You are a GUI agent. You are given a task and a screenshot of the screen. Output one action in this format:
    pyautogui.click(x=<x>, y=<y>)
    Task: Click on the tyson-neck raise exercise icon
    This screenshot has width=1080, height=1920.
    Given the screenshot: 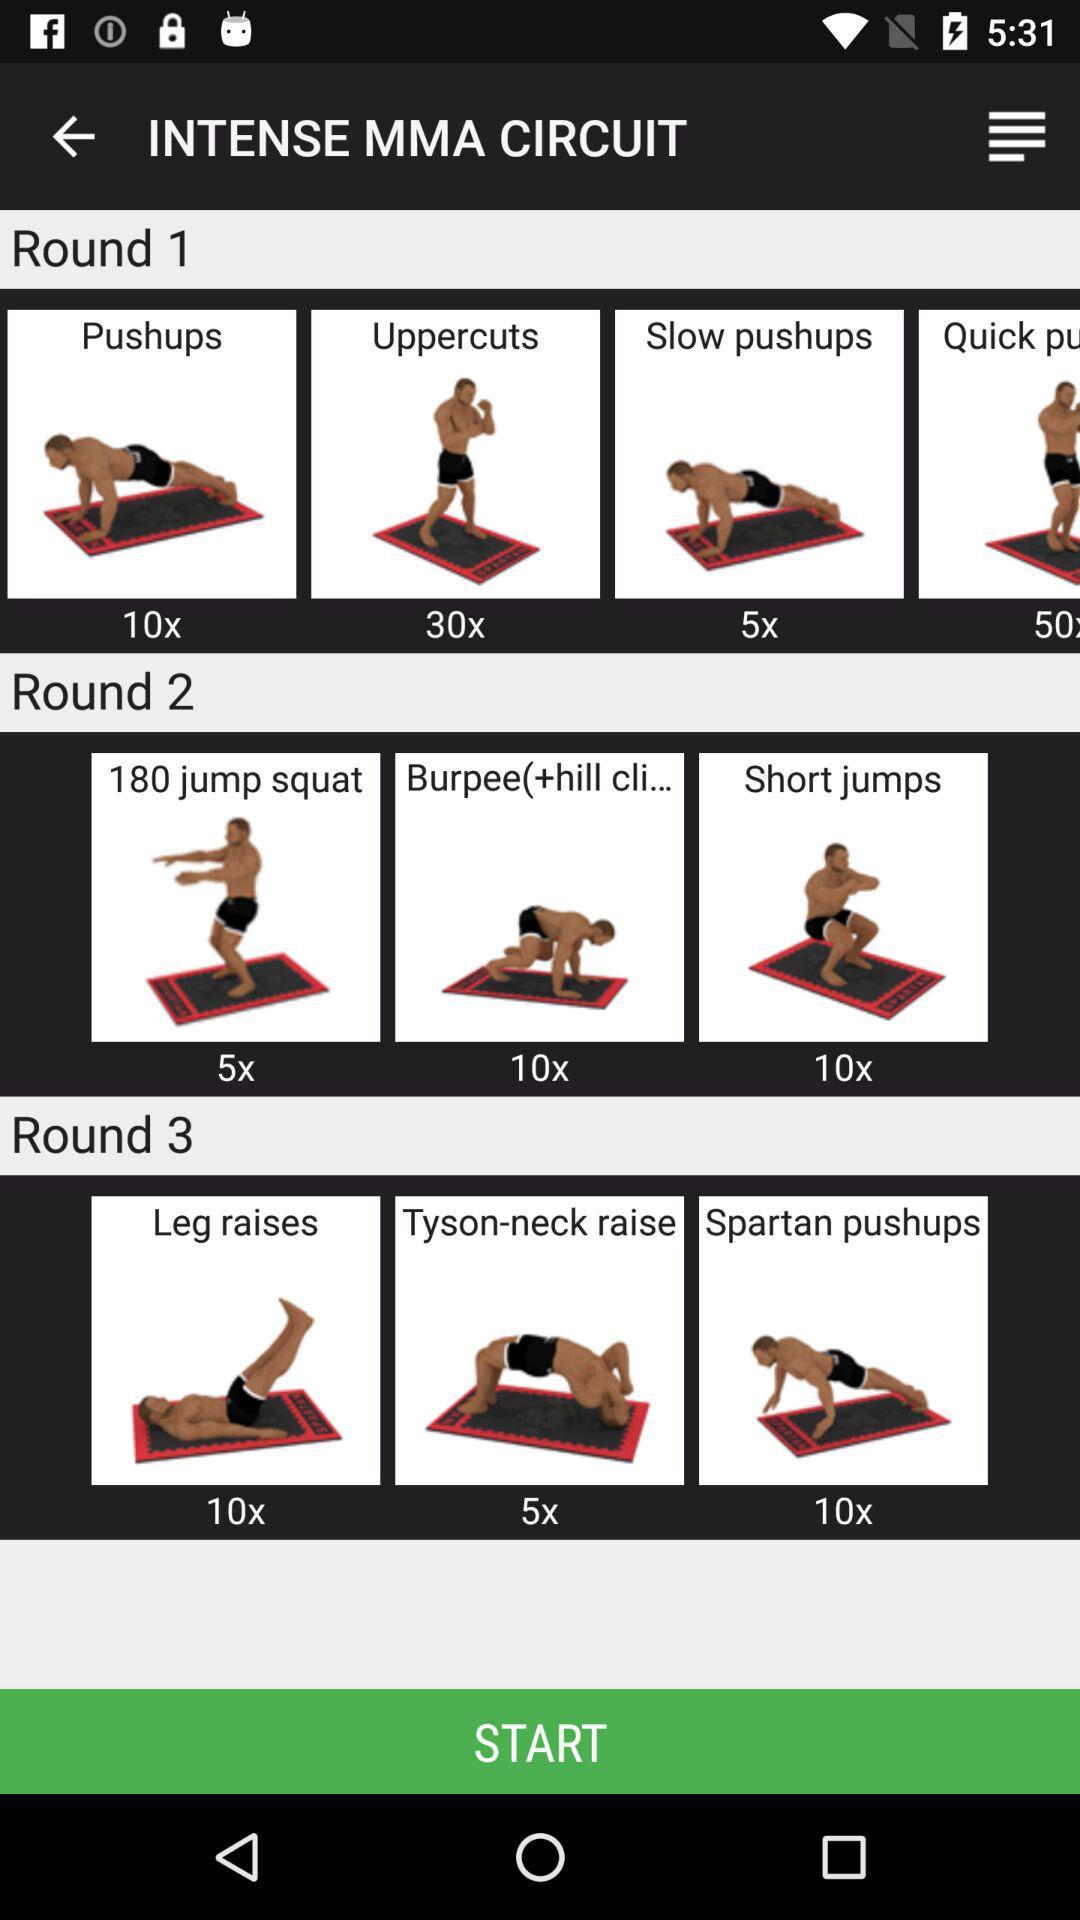 What is the action you would take?
    pyautogui.click(x=538, y=1363)
    